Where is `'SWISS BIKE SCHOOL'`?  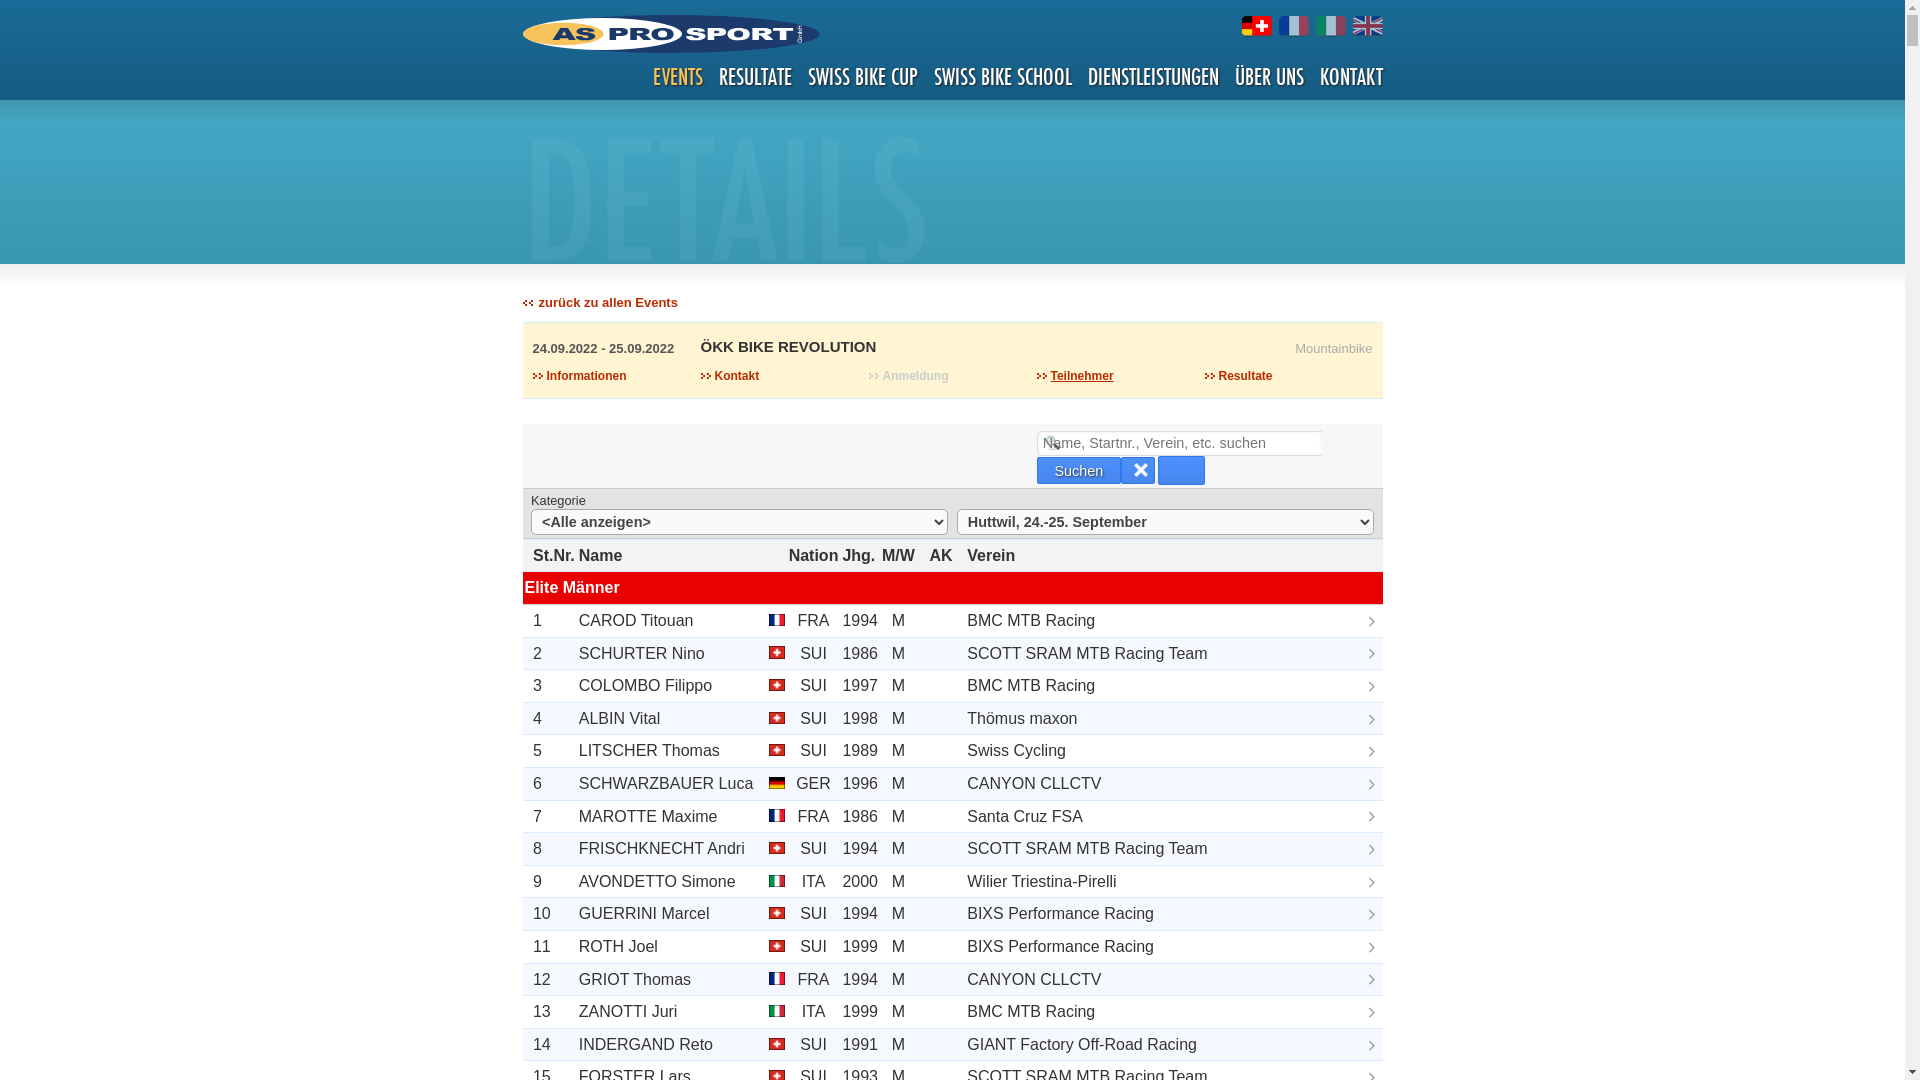 'SWISS BIKE SCHOOL' is located at coordinates (1003, 75).